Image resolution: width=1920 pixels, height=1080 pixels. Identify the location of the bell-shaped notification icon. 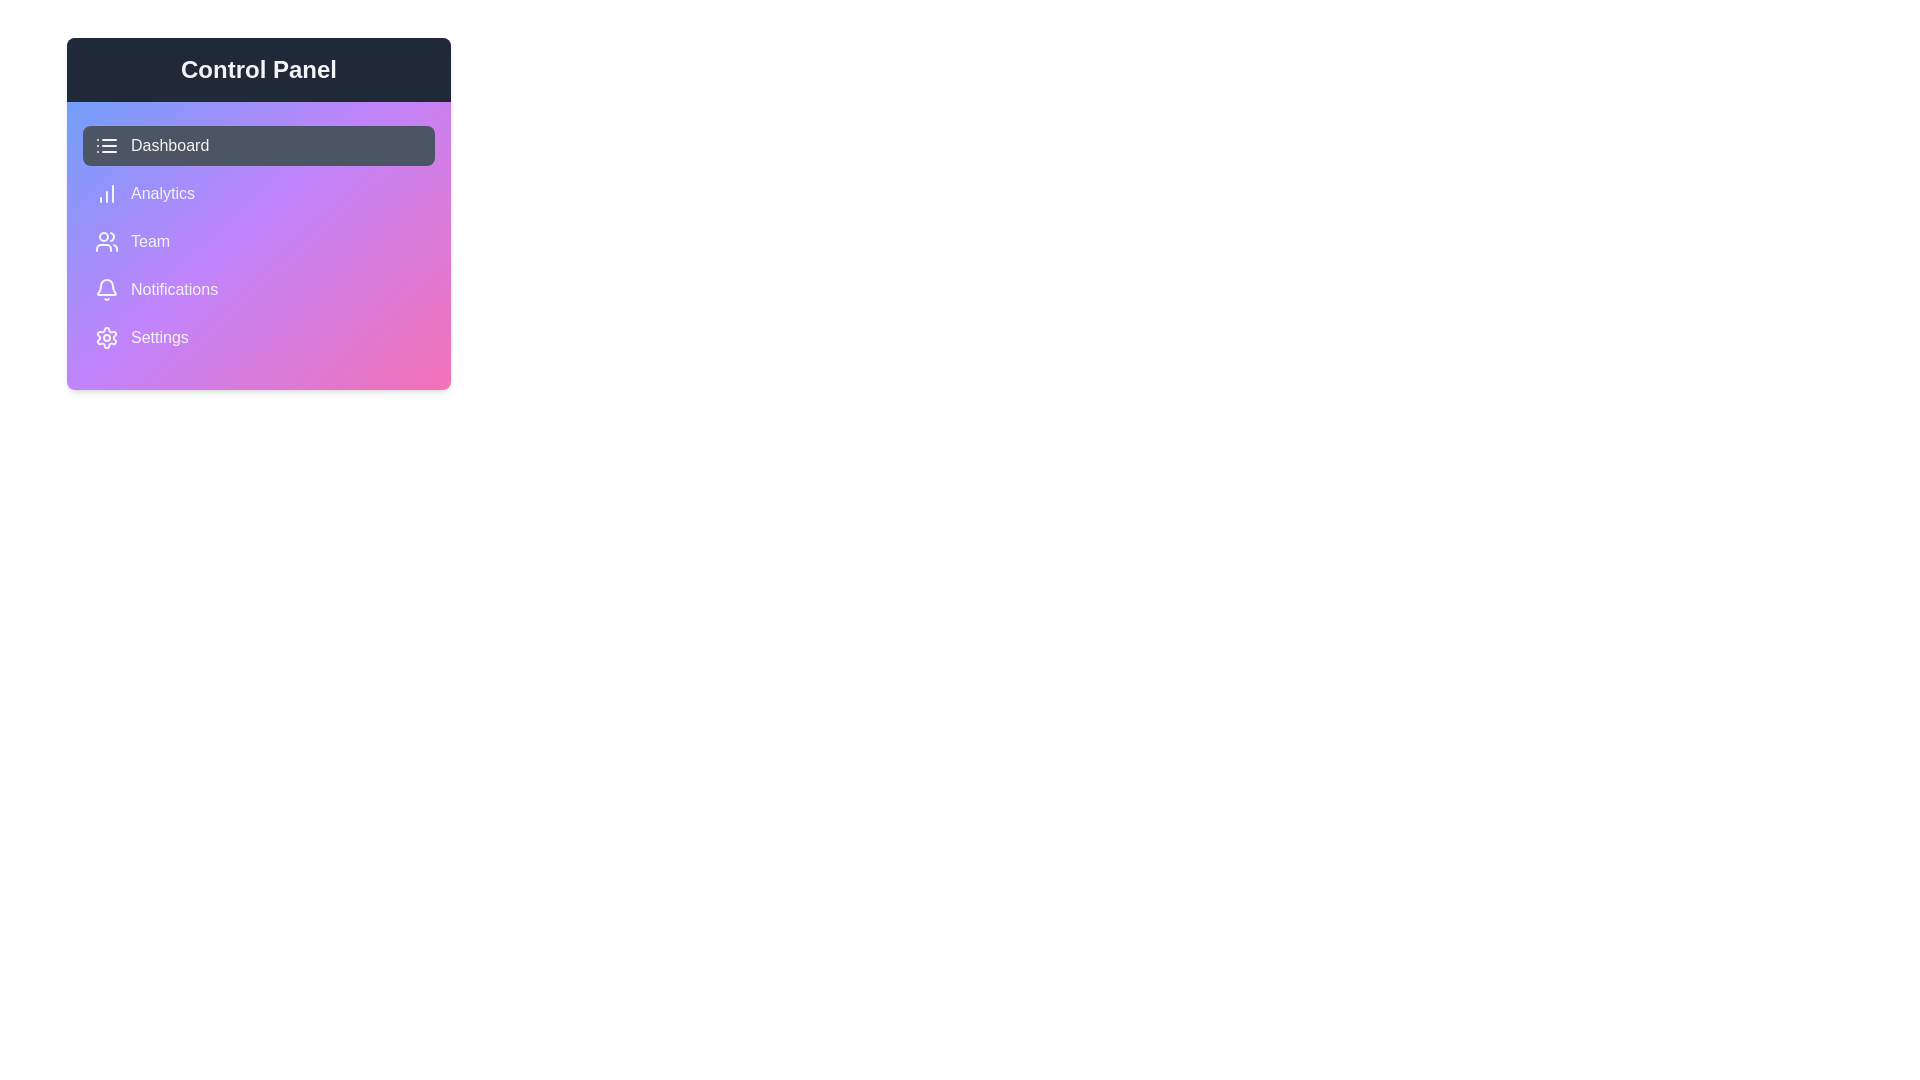
(105, 289).